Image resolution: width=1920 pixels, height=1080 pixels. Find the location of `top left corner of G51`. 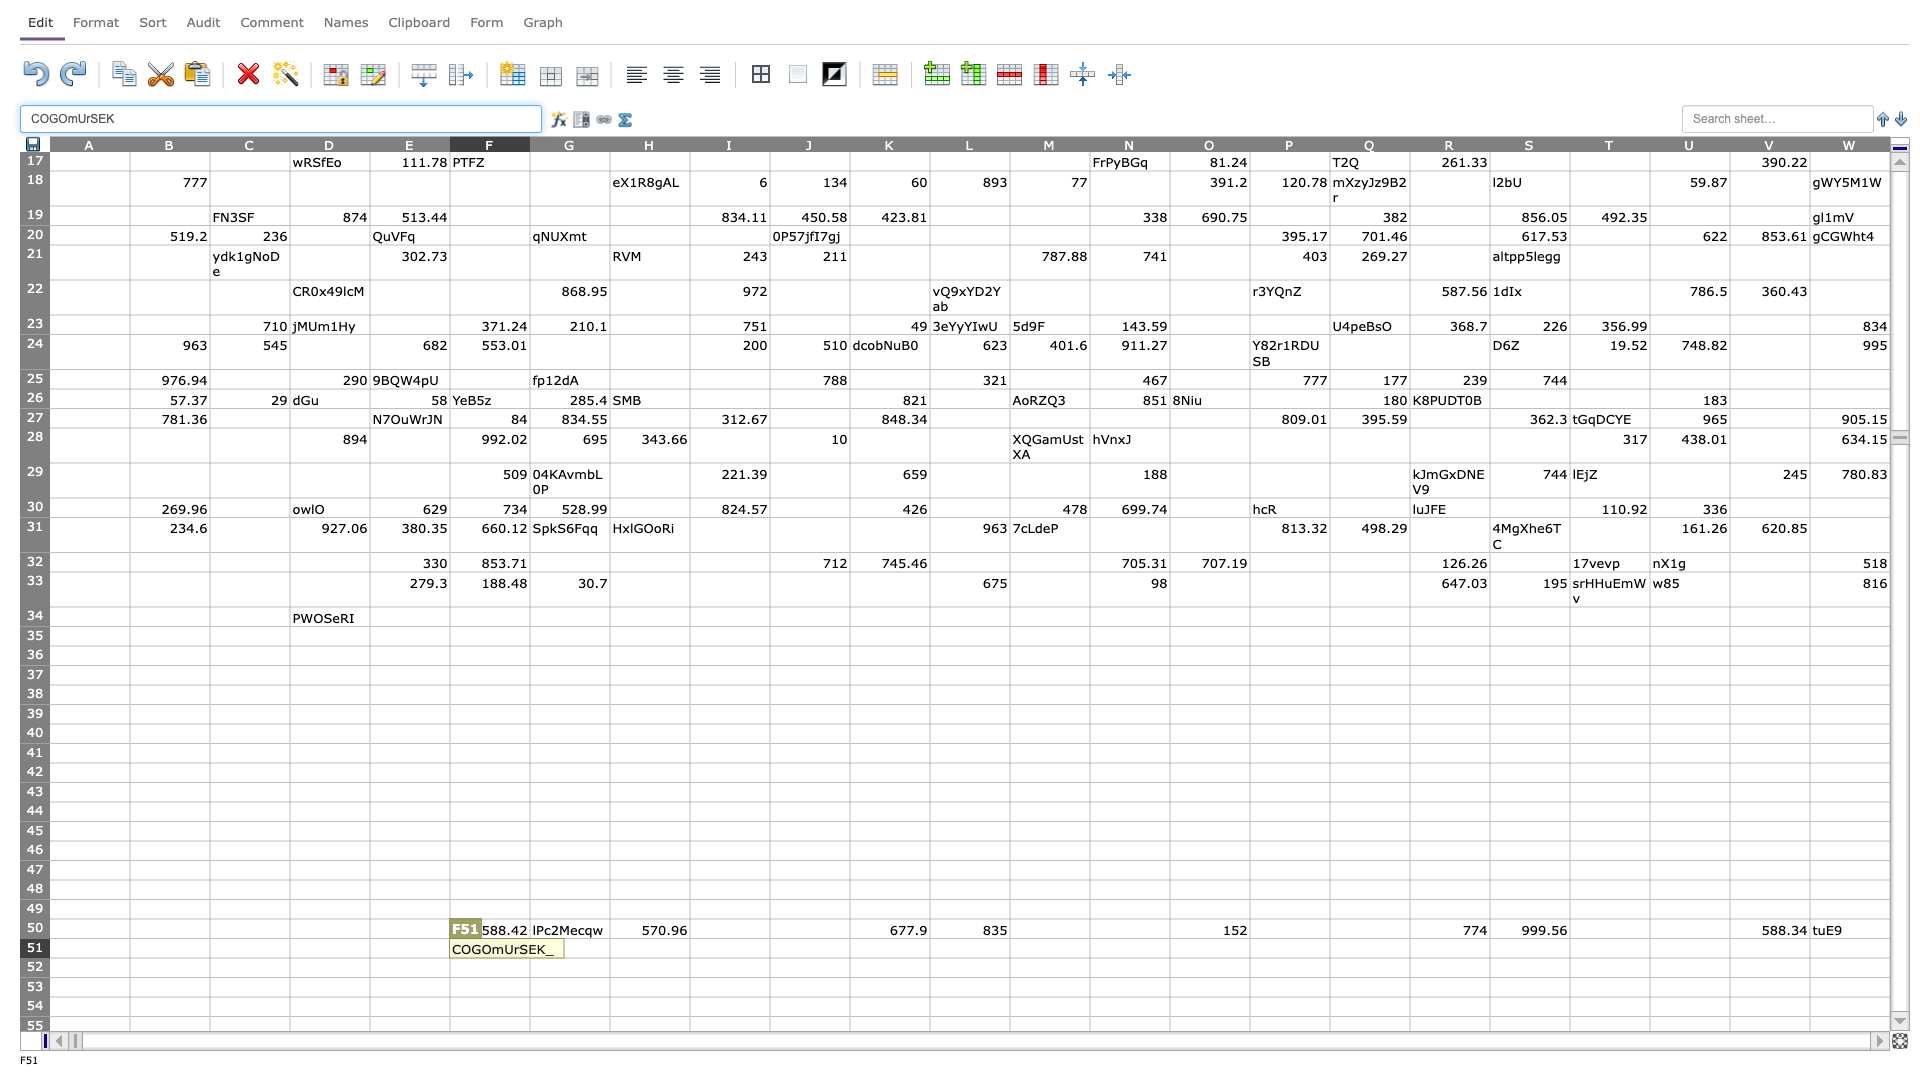

top left corner of G51 is located at coordinates (529, 938).